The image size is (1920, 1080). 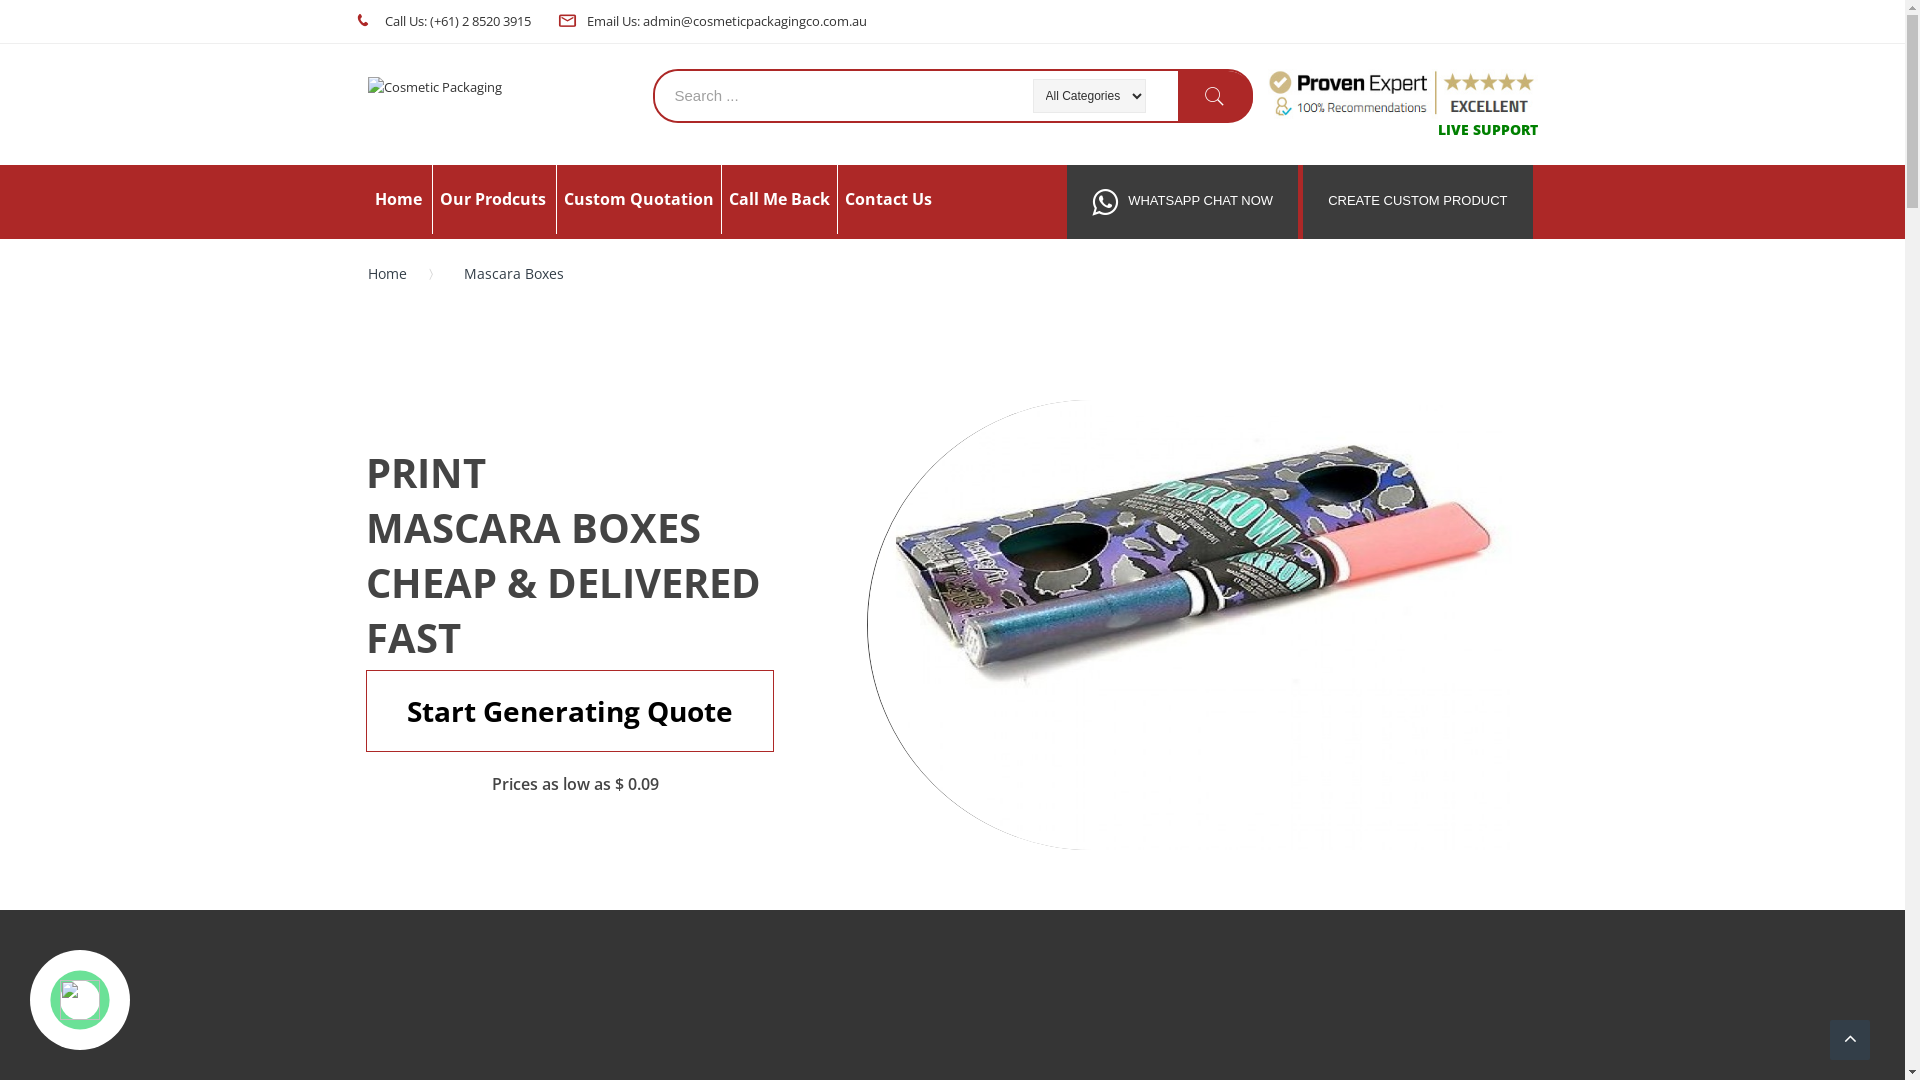 What do you see at coordinates (556, 199) in the screenshot?
I see `'Custom Quotation'` at bounding box center [556, 199].